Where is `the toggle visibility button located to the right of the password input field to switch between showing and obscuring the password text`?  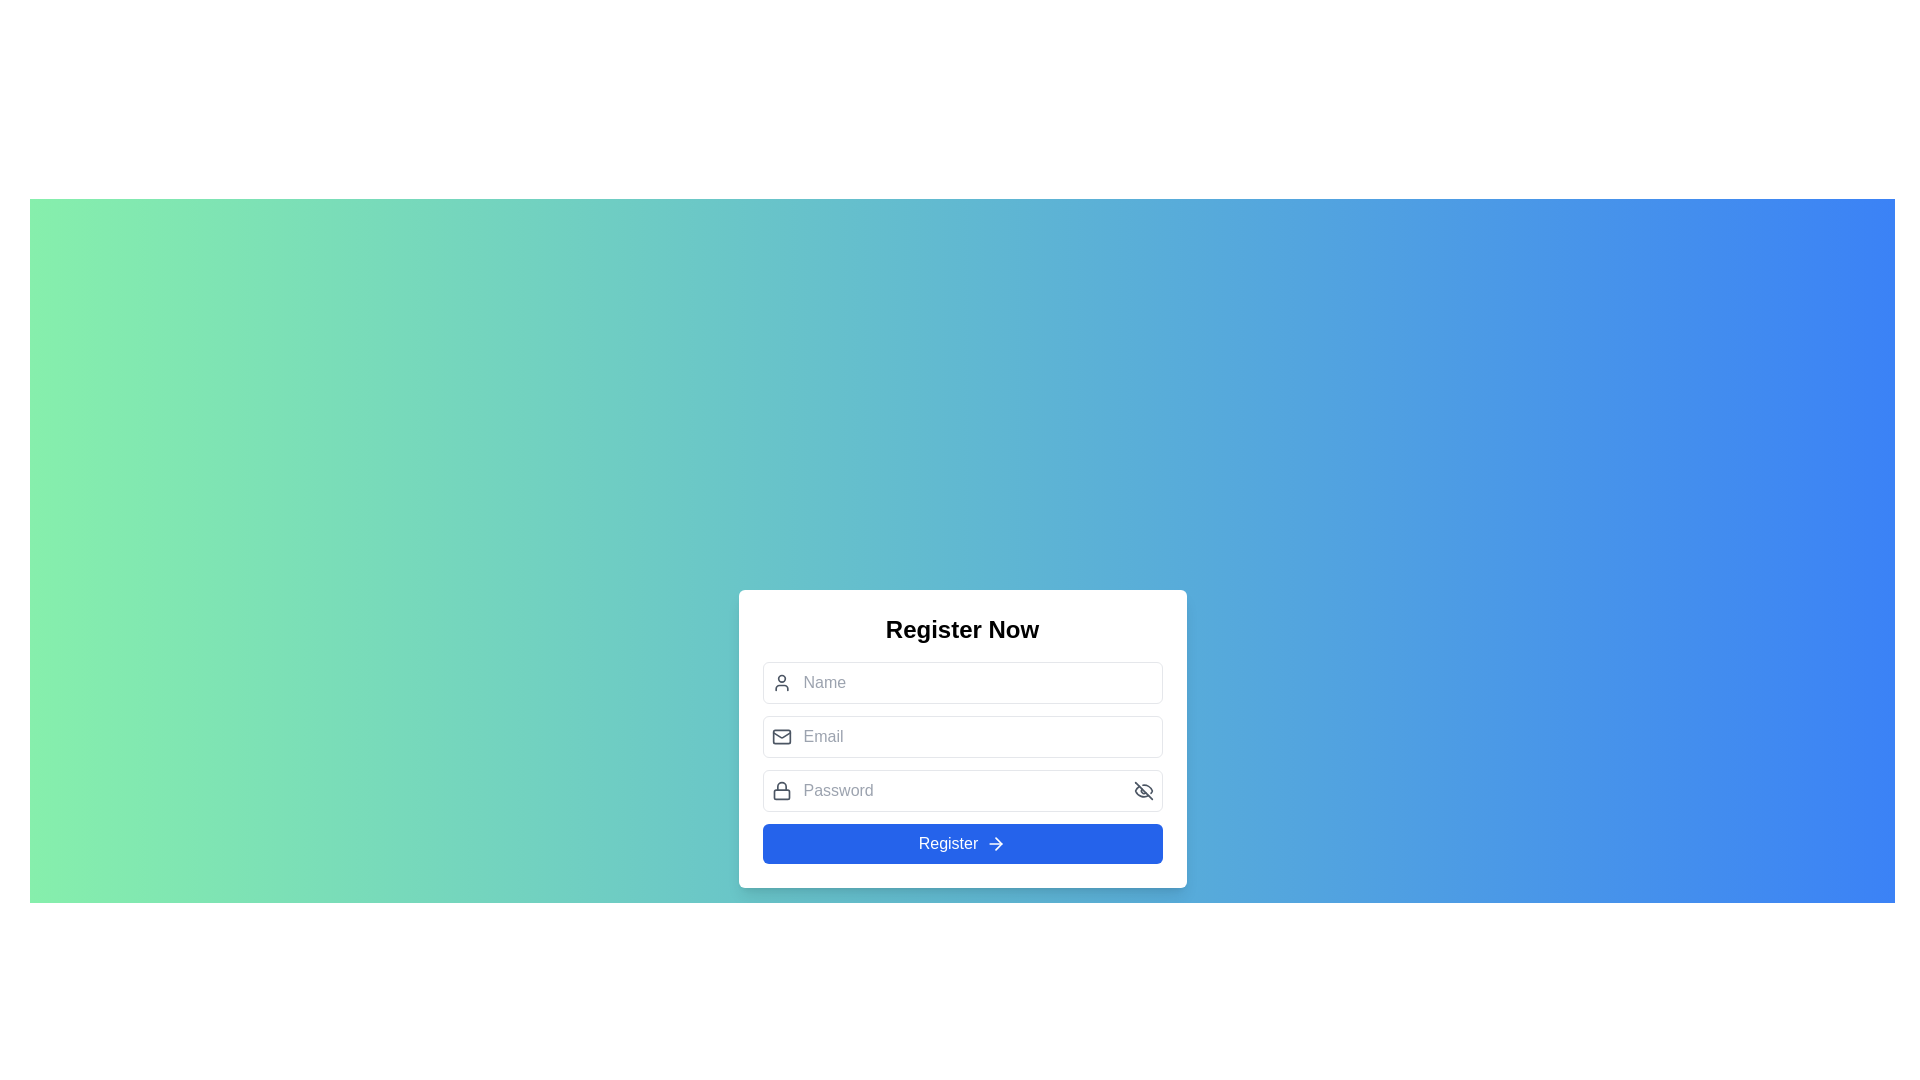
the toggle visibility button located to the right of the password input field to switch between showing and obscuring the password text is located at coordinates (1143, 789).